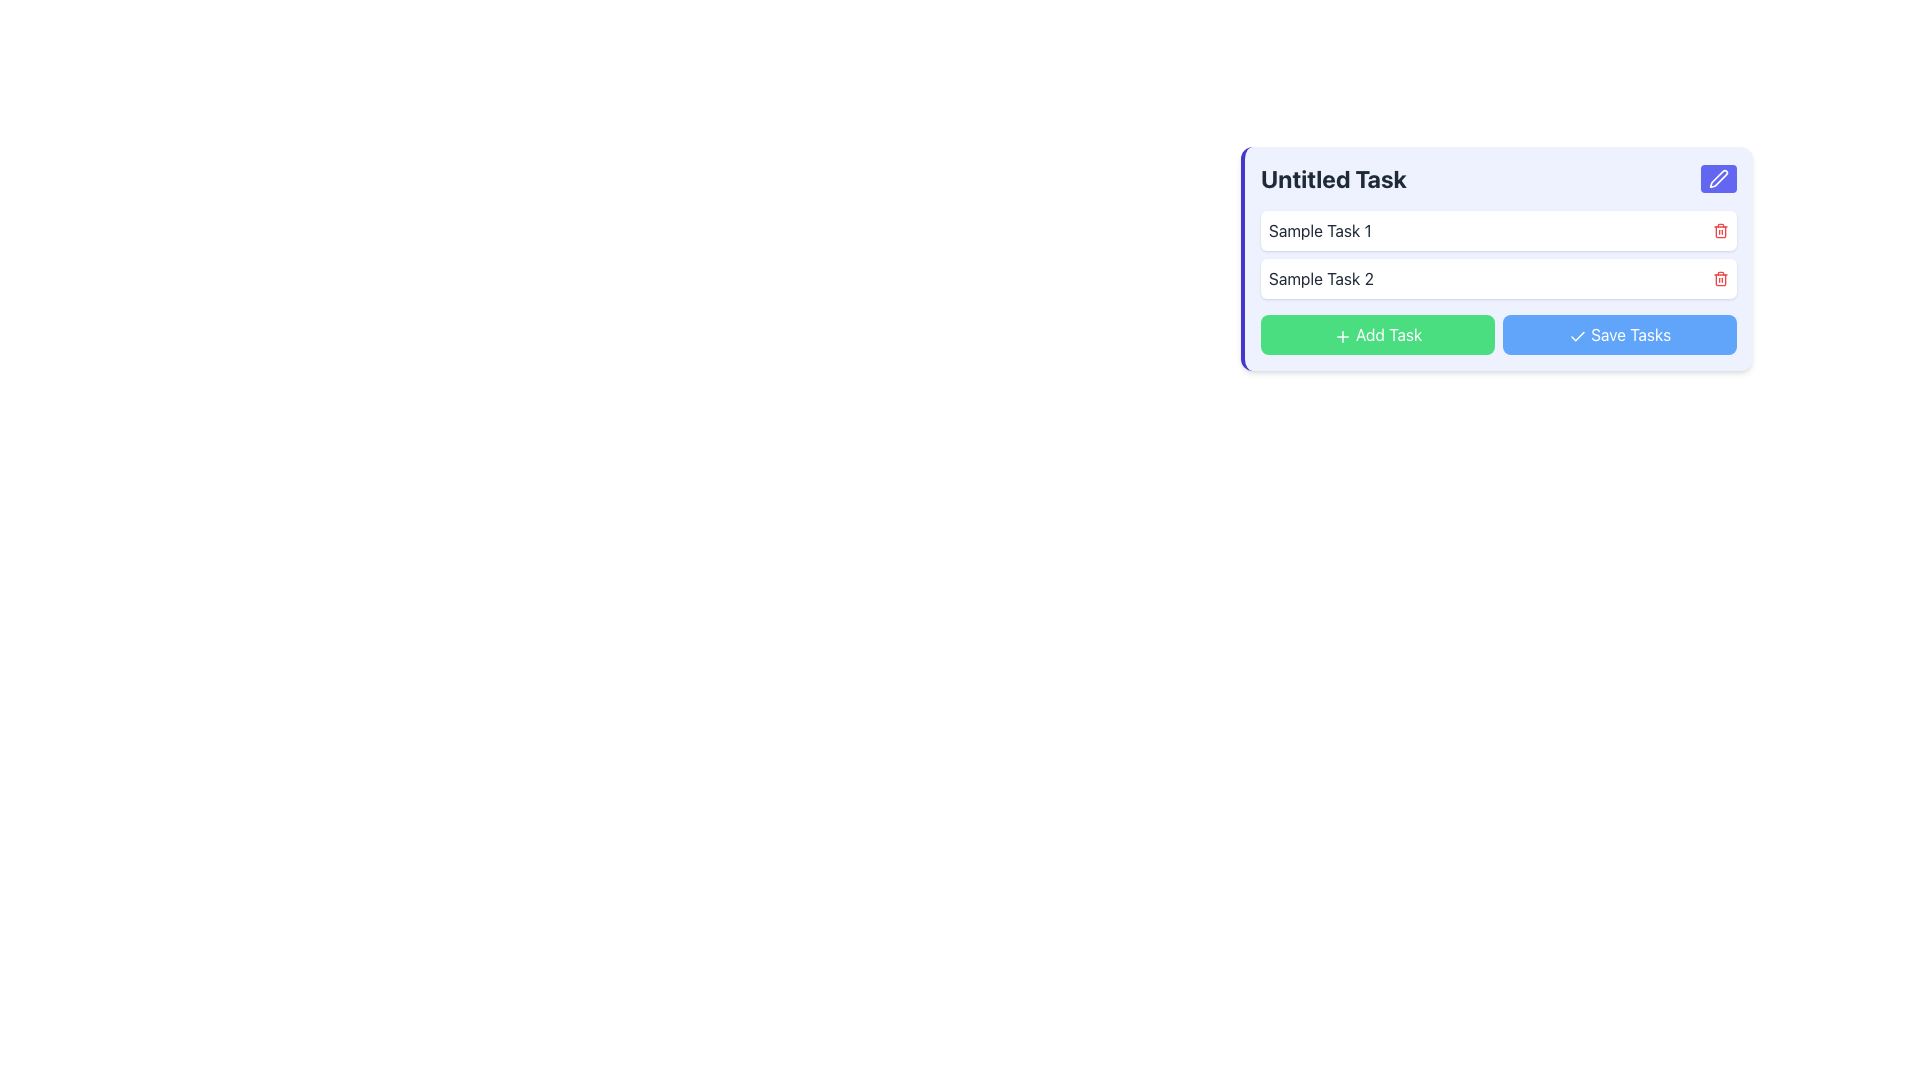  What do you see at coordinates (1498, 230) in the screenshot?
I see `the first list item labeled 'Sample Task 1'` at bounding box center [1498, 230].